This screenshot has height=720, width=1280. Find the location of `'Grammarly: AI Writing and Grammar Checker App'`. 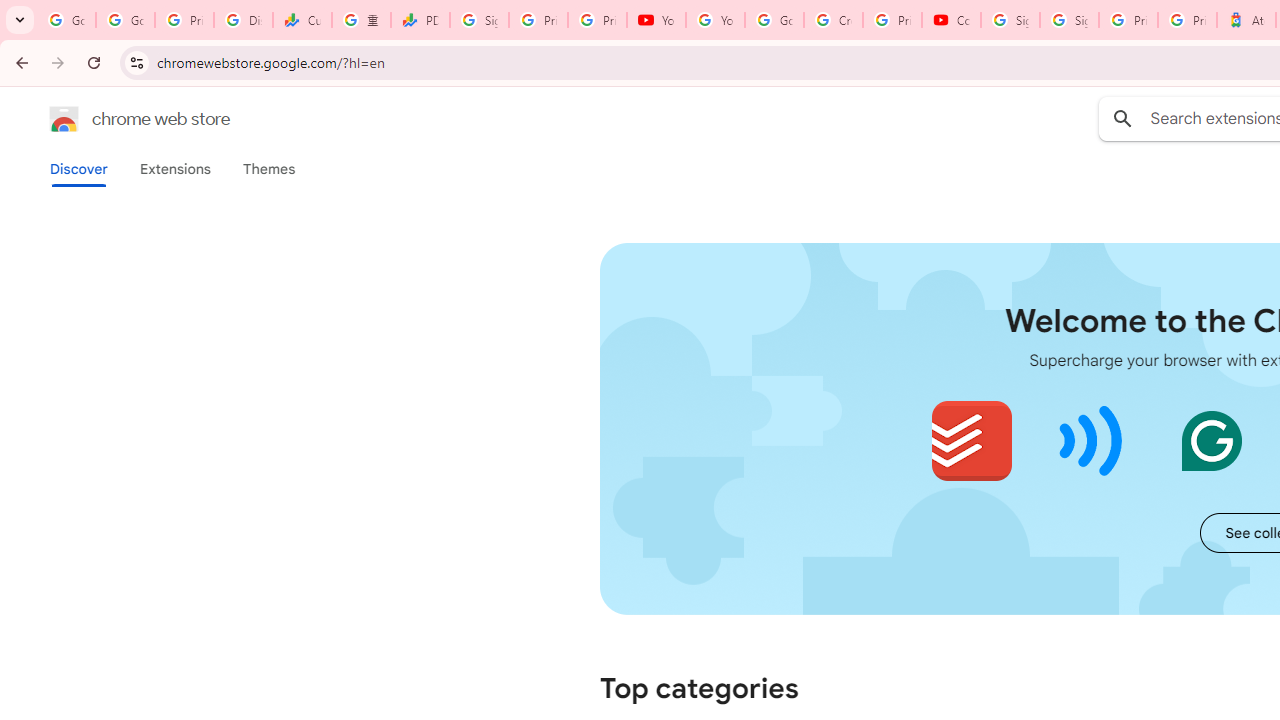

'Grammarly: AI Writing and Grammar Checker App' is located at coordinates (1210, 440).